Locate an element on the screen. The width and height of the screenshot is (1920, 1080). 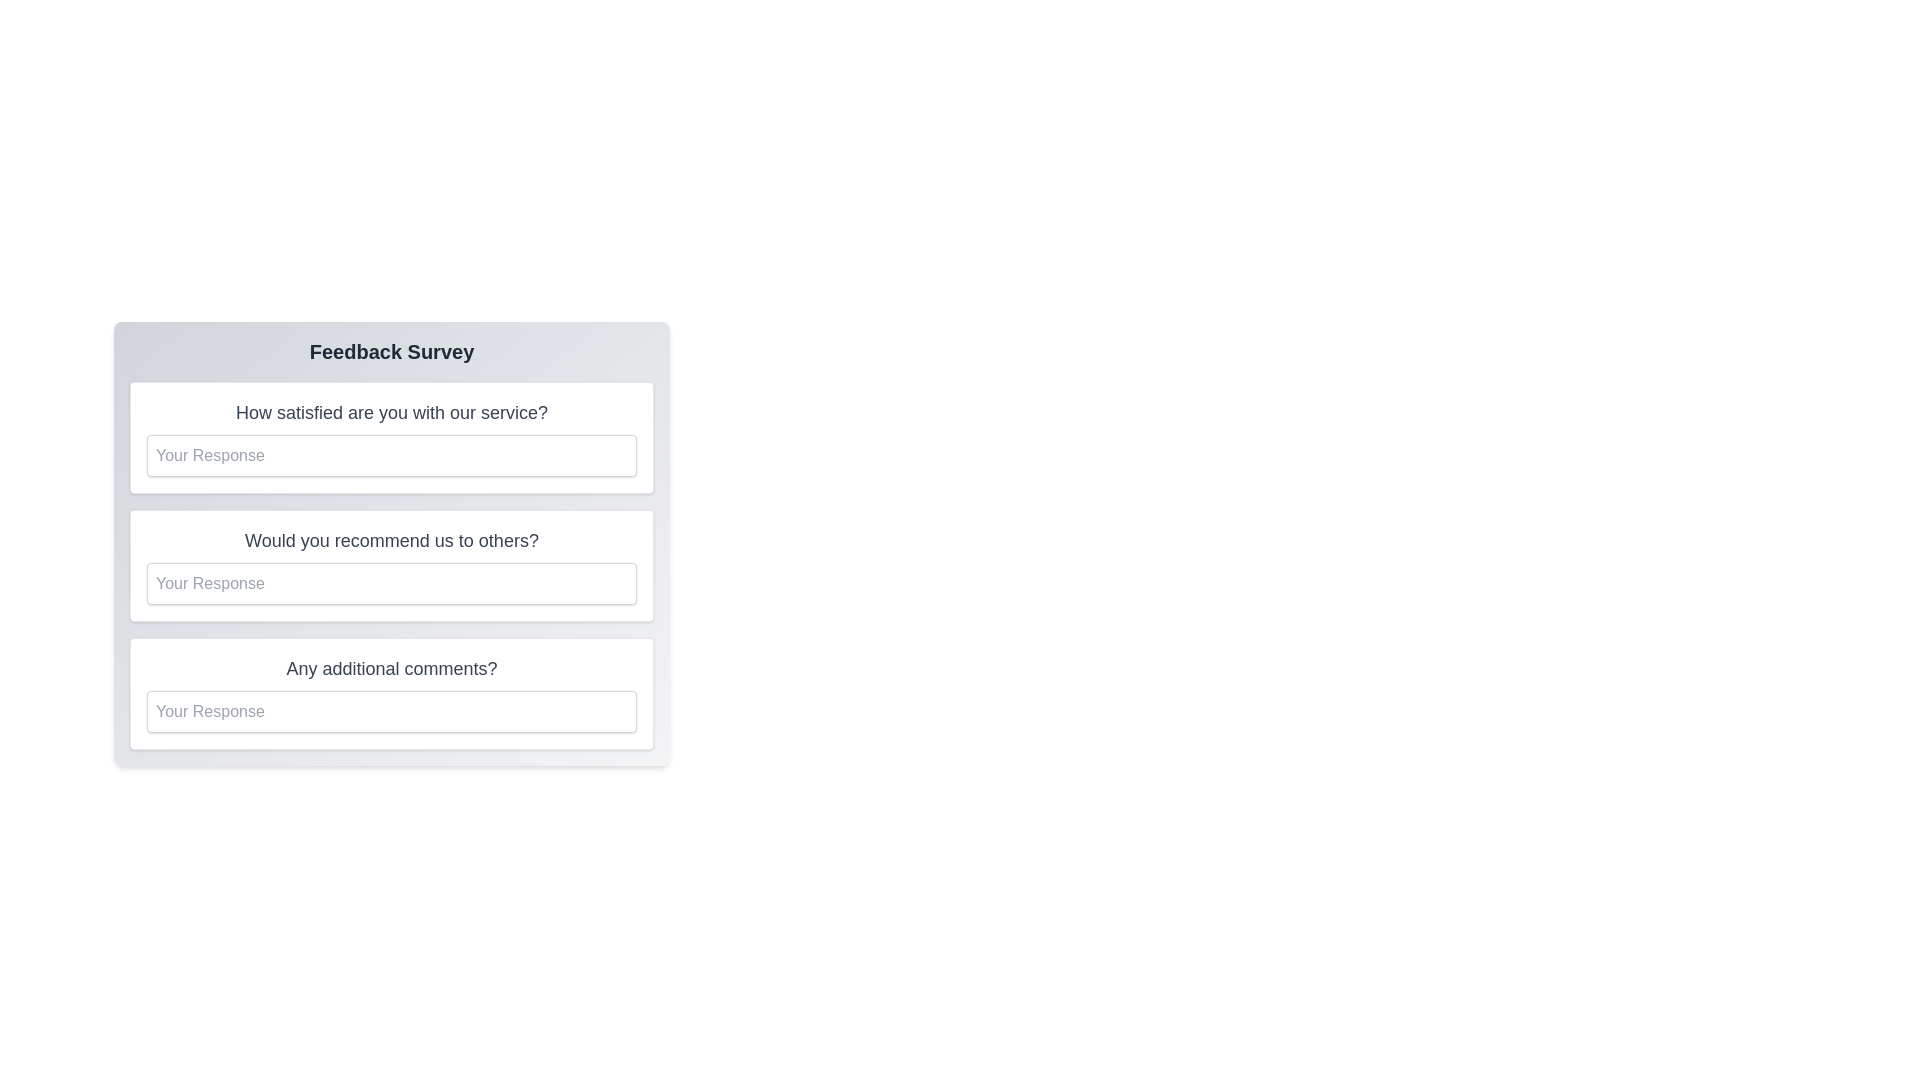
the text input field for Would you recommend us to others? is located at coordinates (392, 583).